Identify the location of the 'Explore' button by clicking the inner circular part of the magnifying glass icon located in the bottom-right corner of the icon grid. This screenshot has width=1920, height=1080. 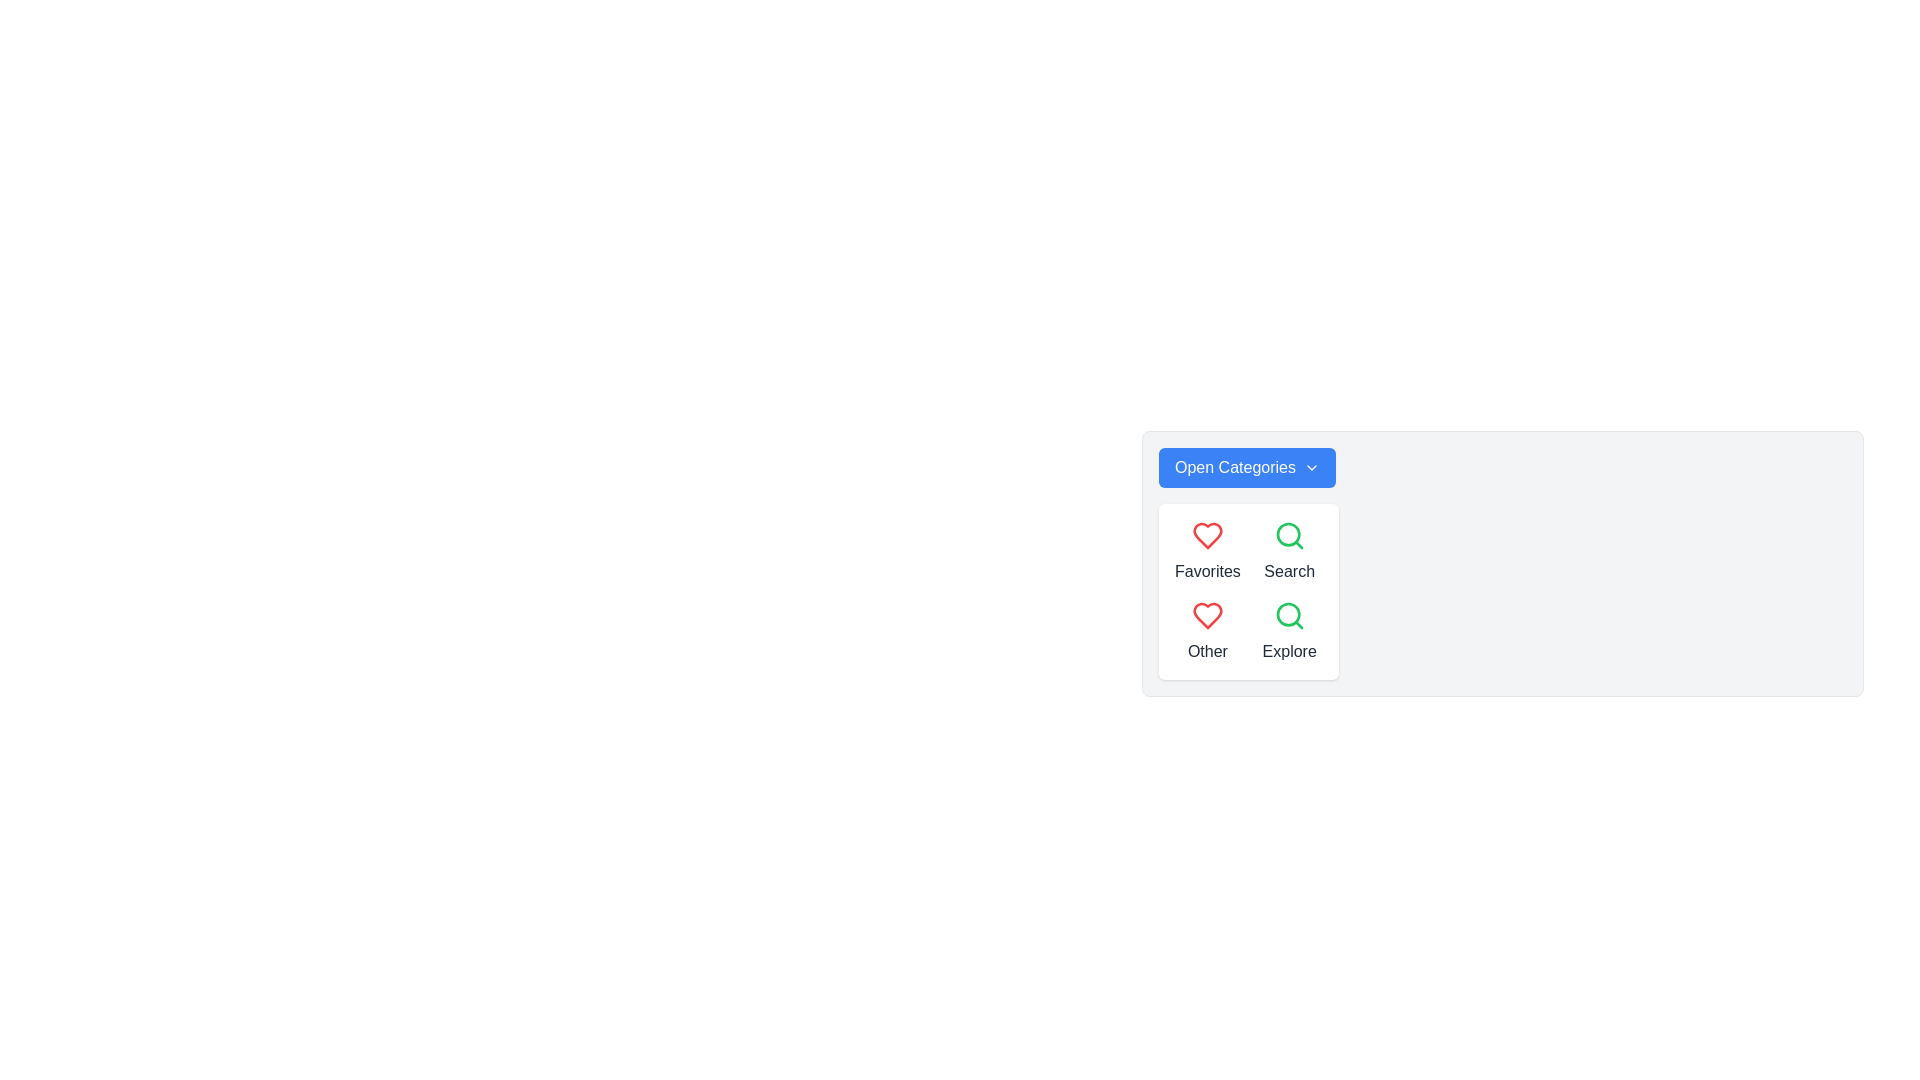
(1288, 613).